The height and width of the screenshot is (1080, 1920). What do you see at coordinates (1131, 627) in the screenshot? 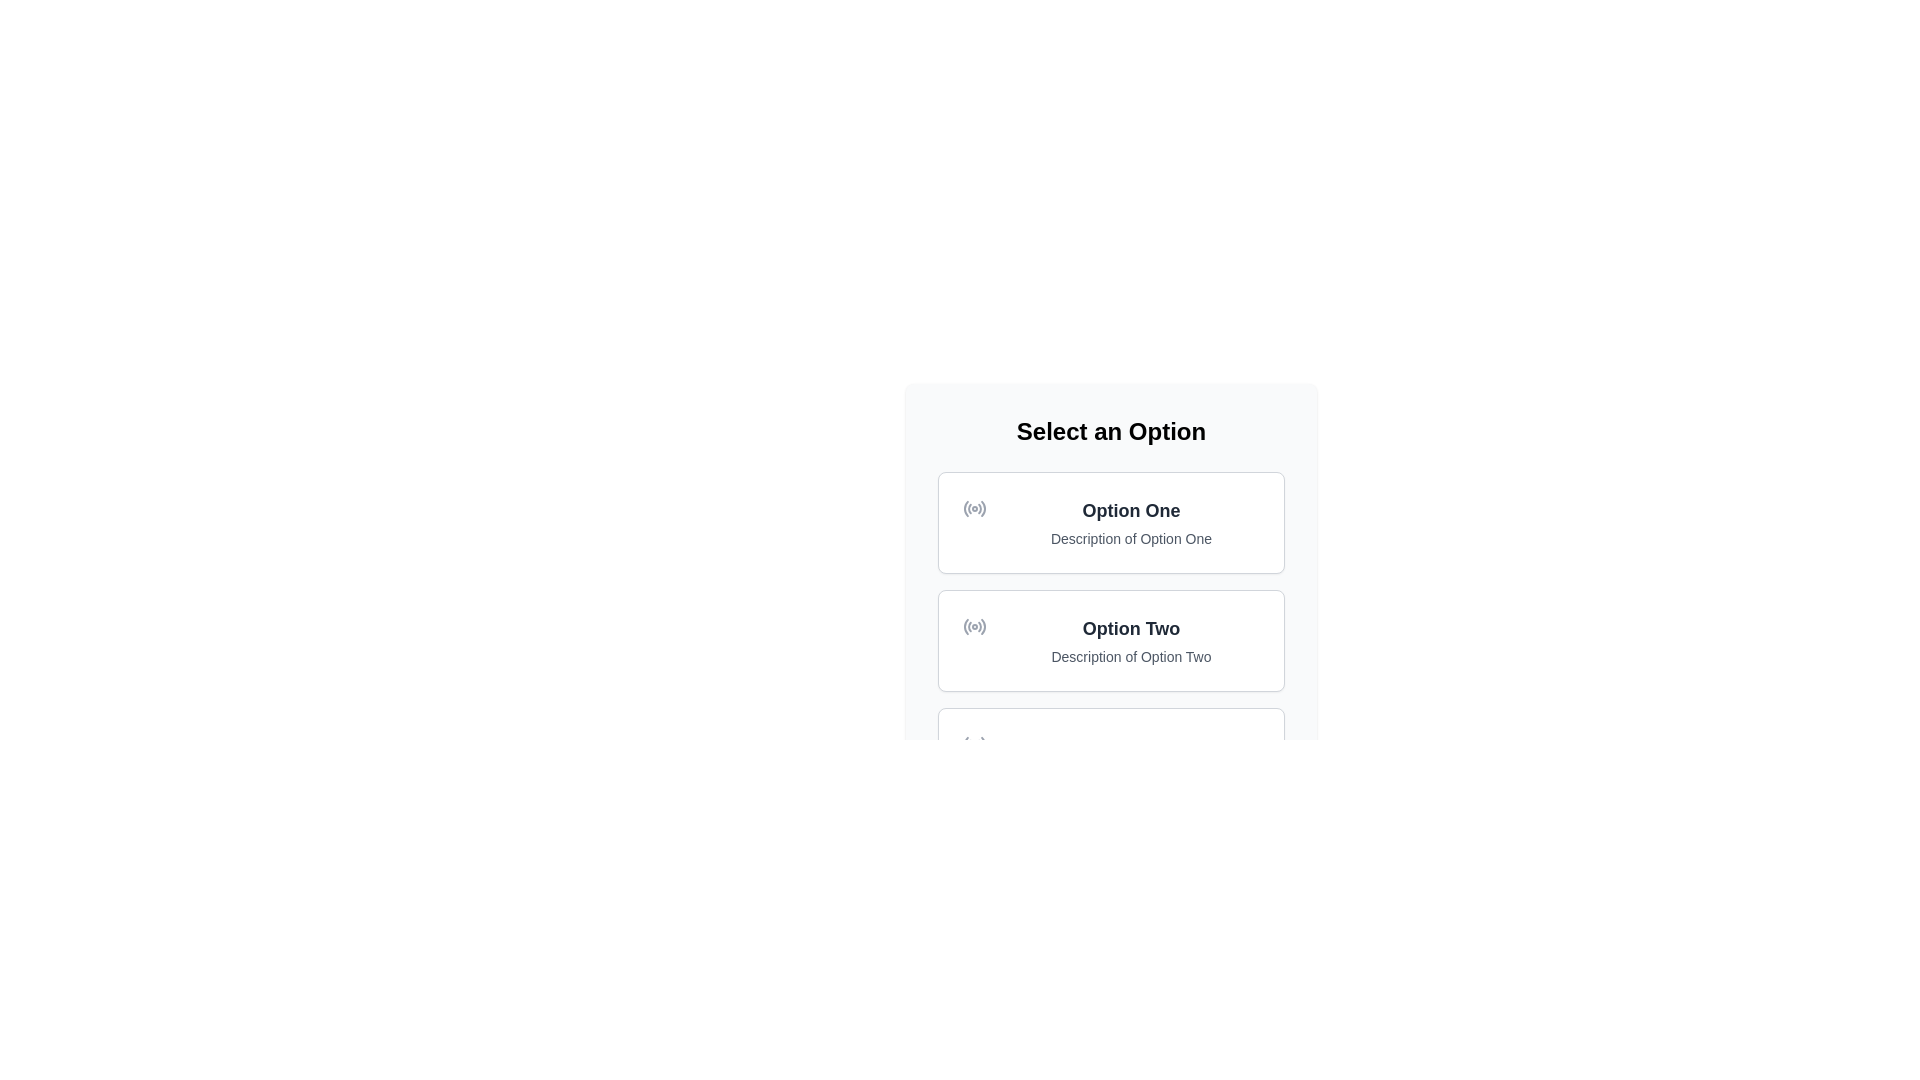
I see `bold text label 'Option Two' which is centrally located in the second selection card of the interface` at bounding box center [1131, 627].